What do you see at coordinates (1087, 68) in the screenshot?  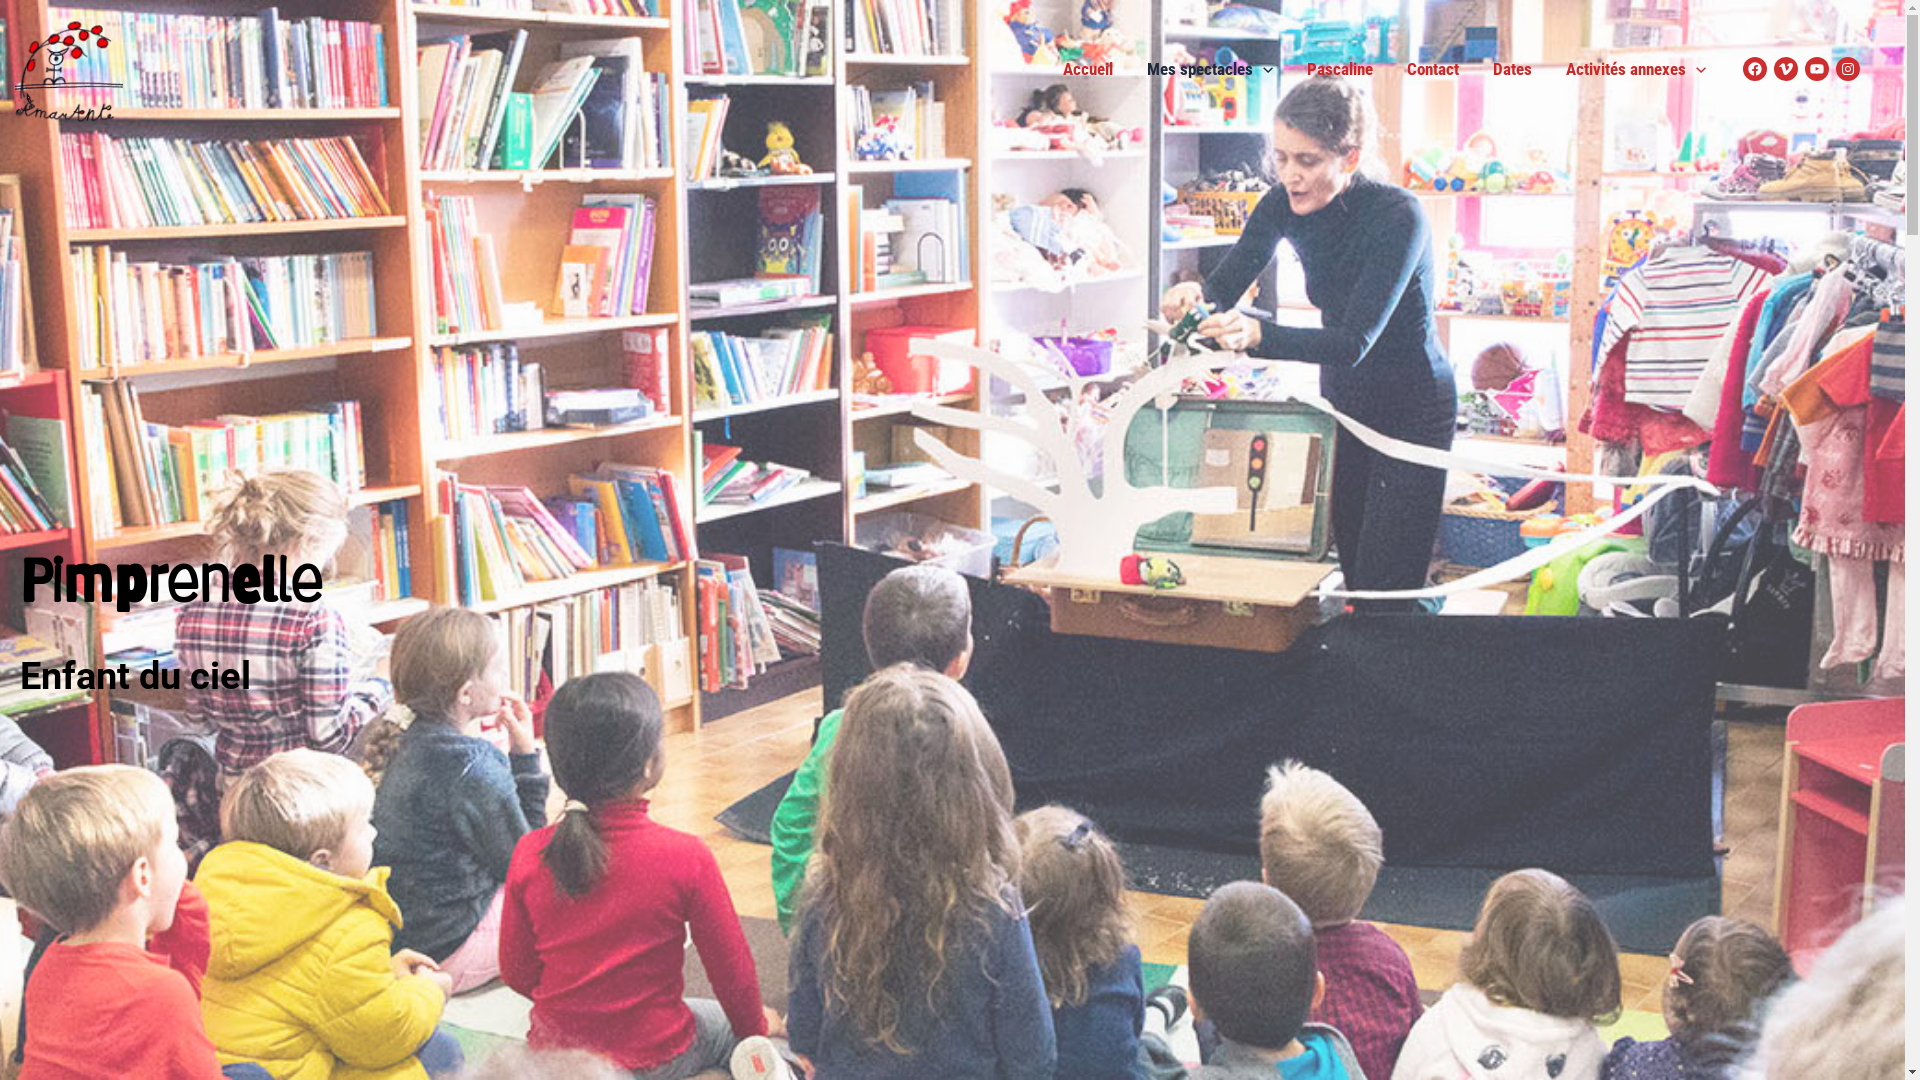 I see `'Accueil'` at bounding box center [1087, 68].